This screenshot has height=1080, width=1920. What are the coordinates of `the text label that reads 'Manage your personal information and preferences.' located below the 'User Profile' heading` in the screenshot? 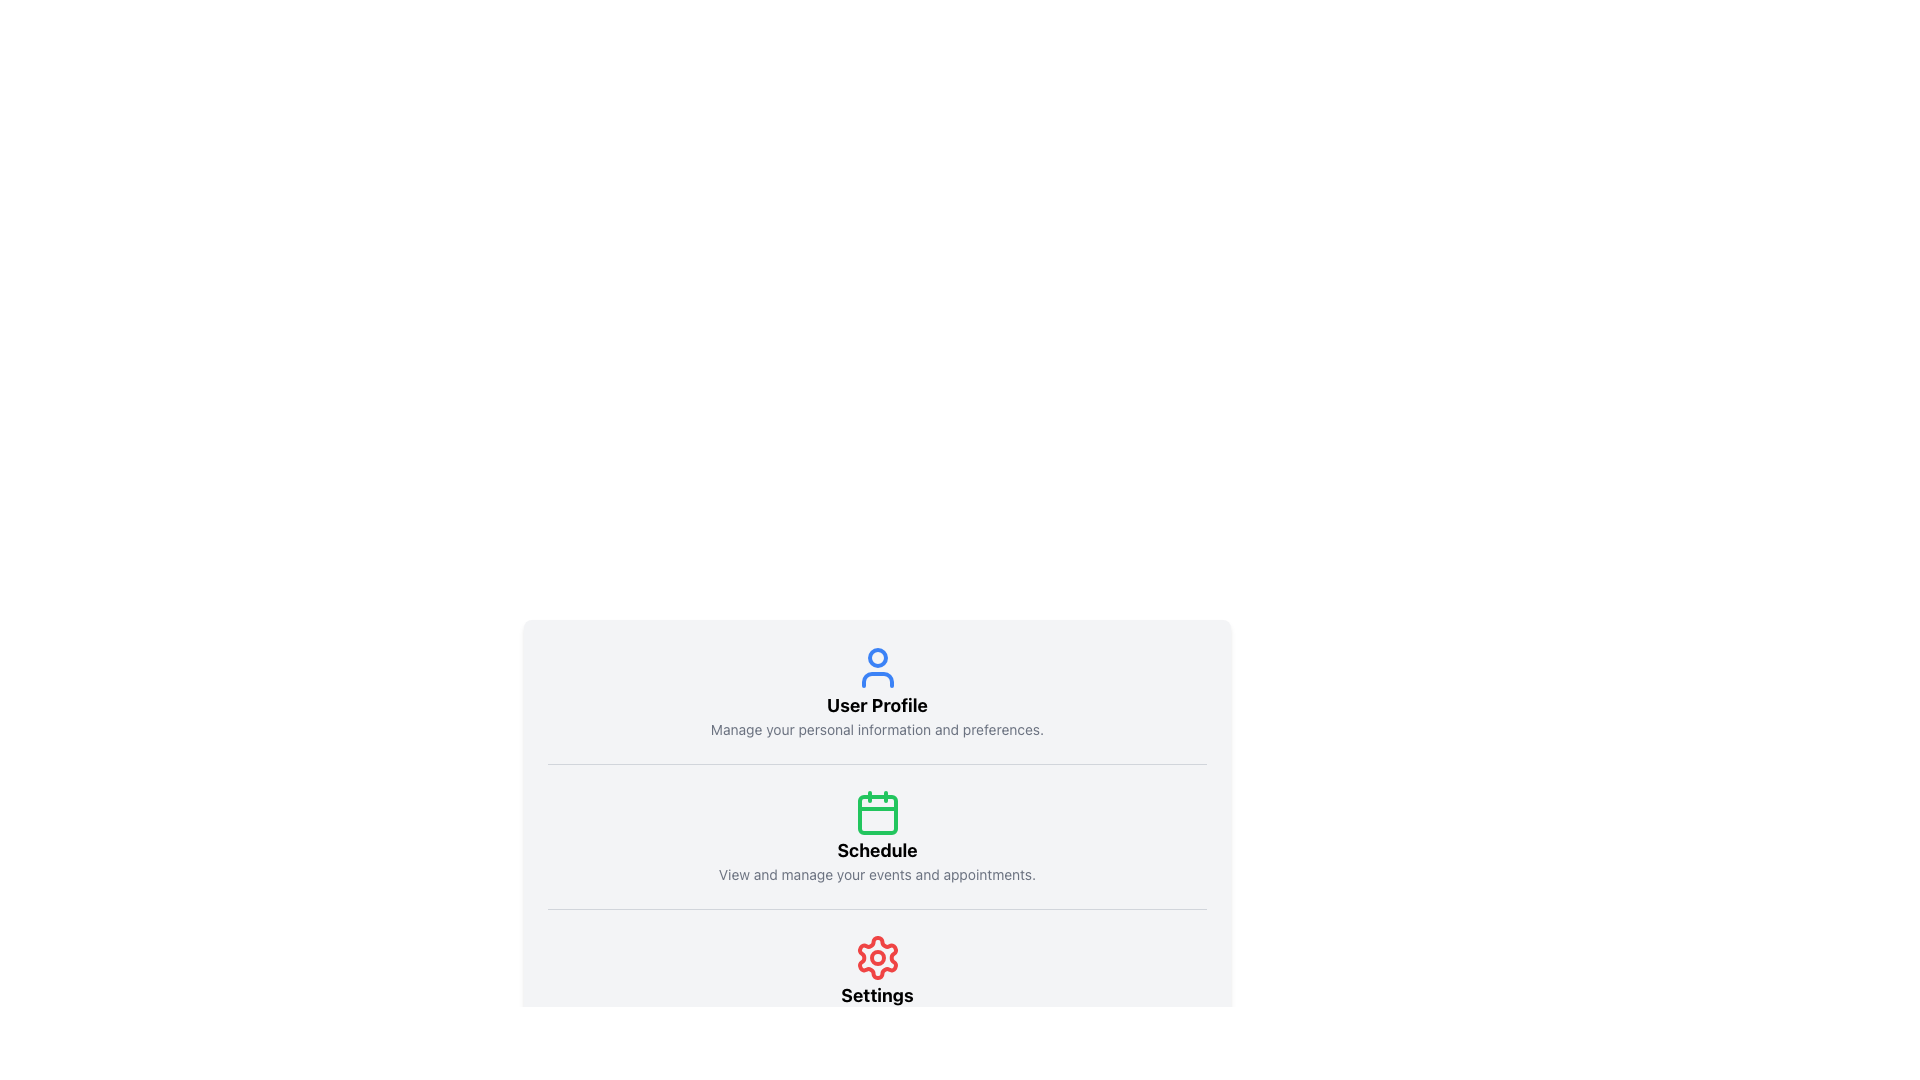 It's located at (877, 729).